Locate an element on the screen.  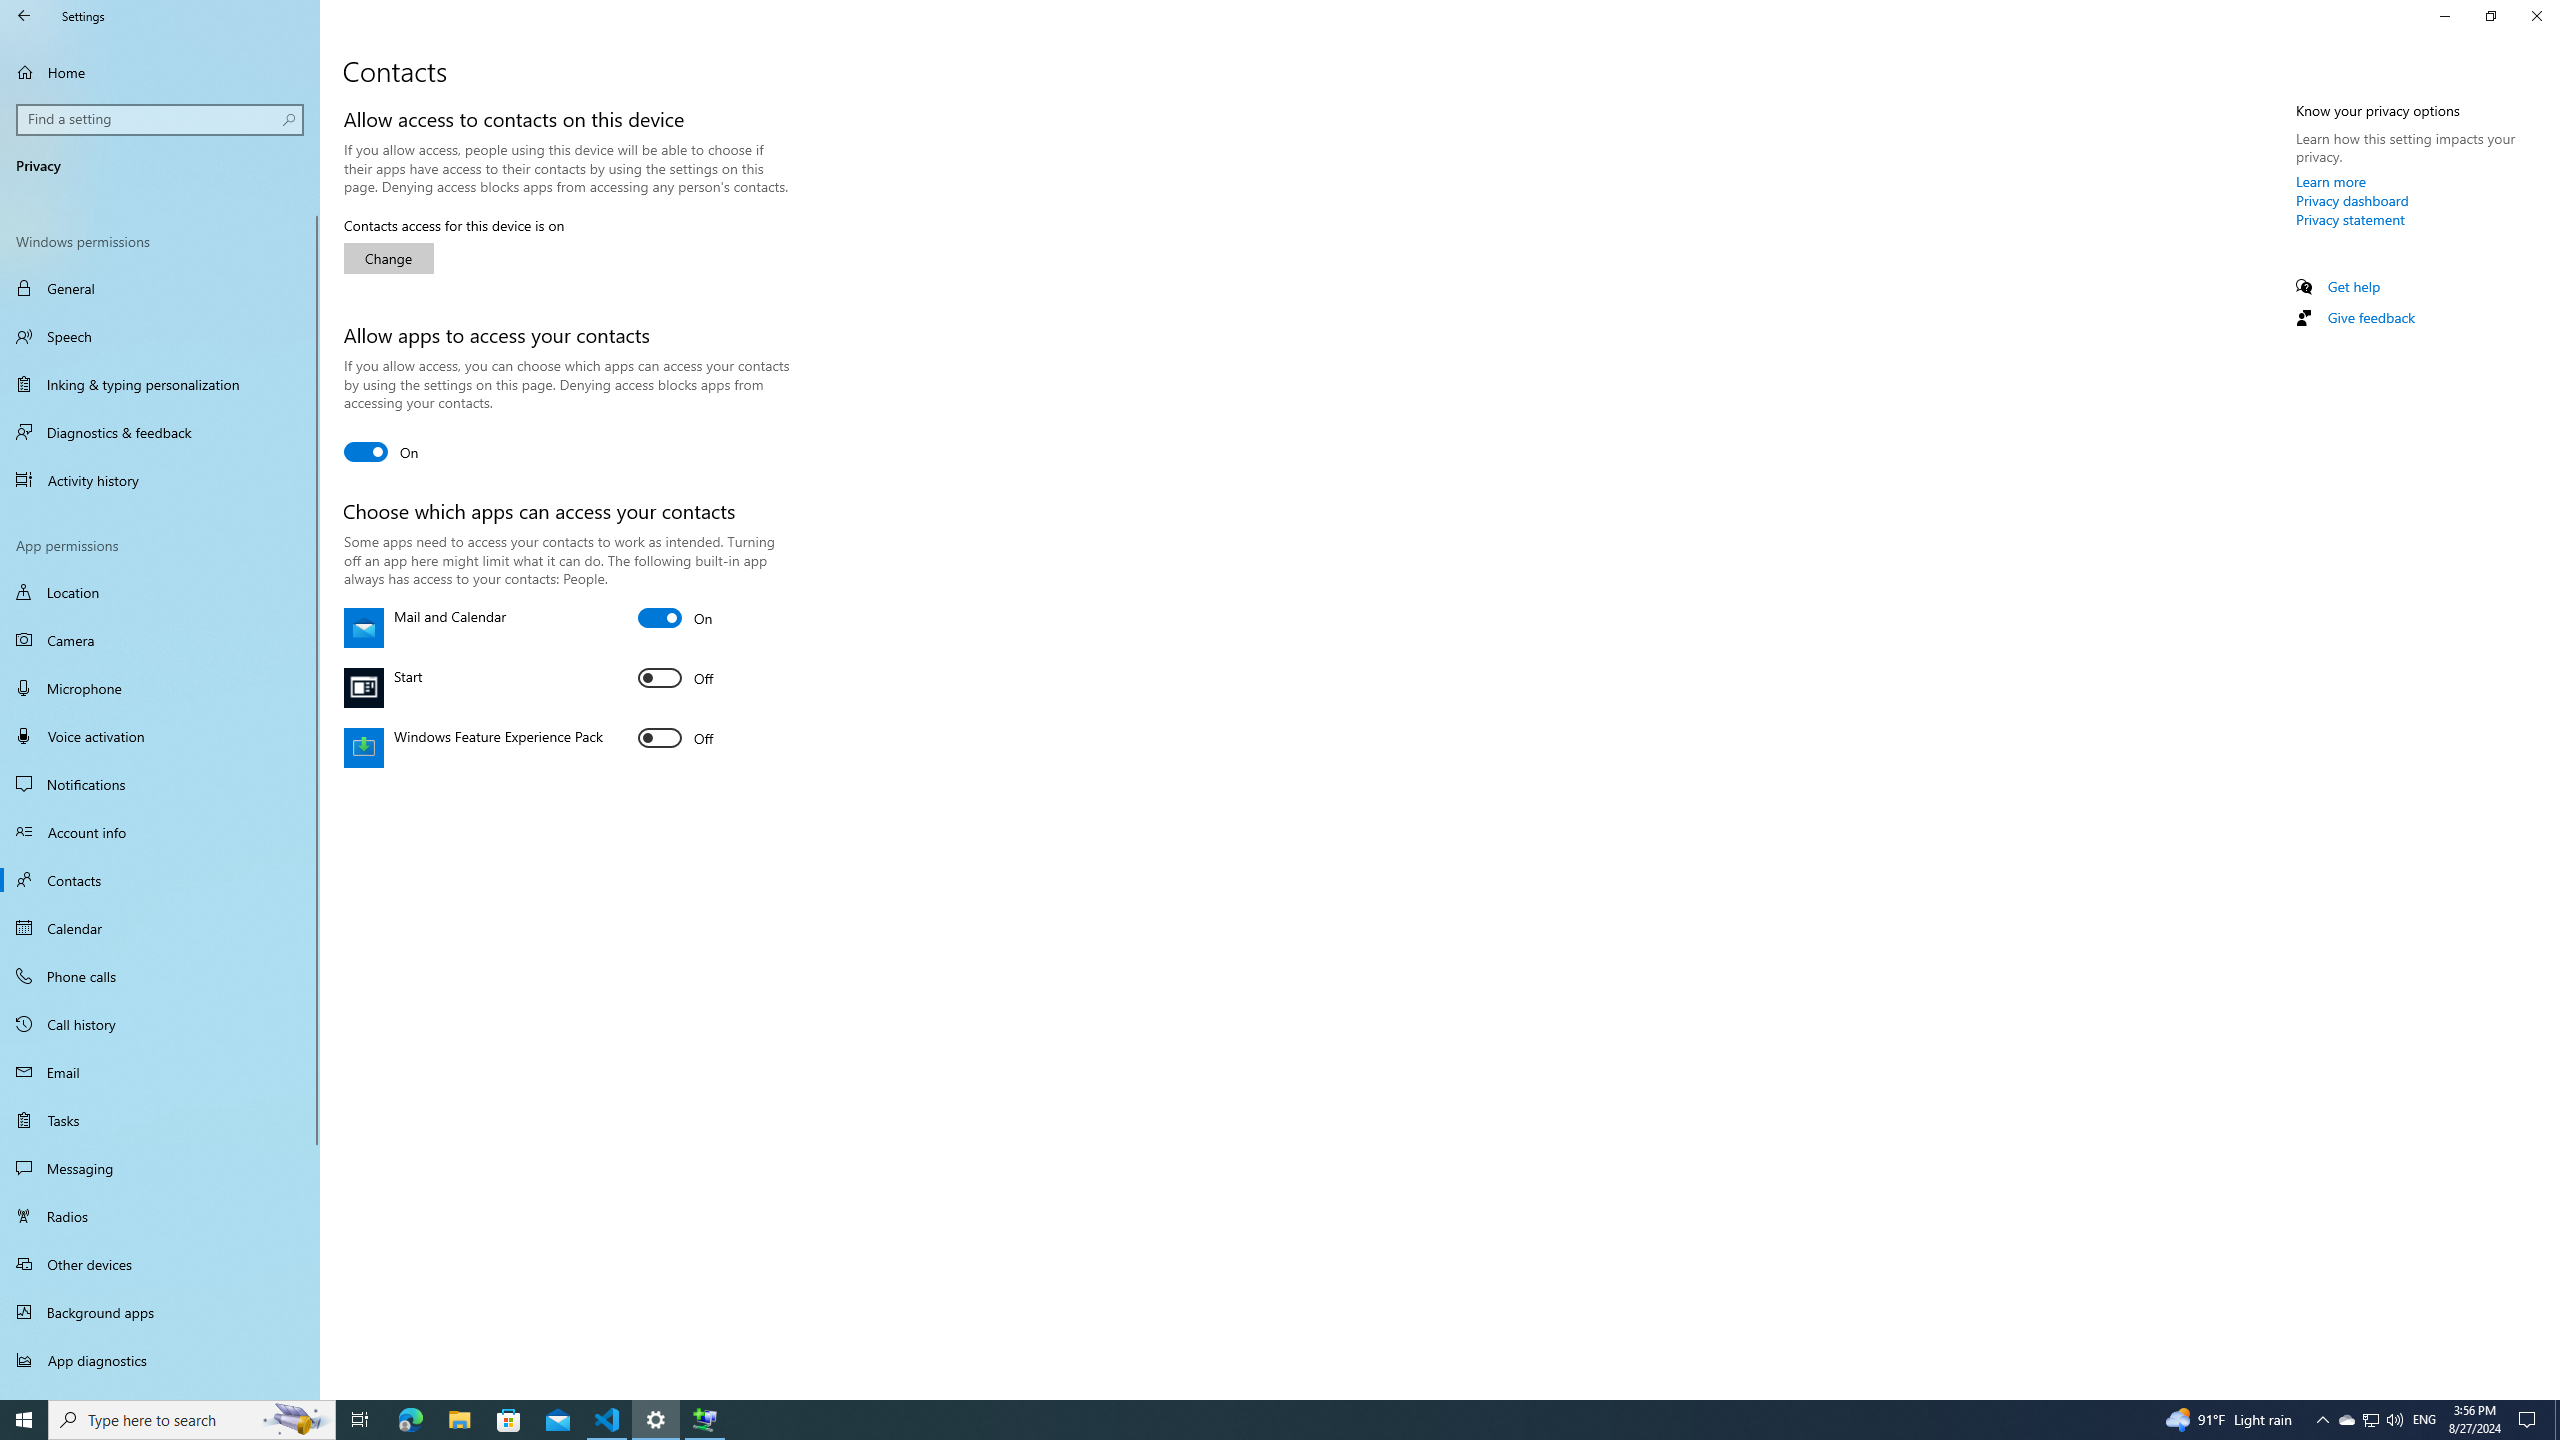
'Search highlights icon opens search home window' is located at coordinates (294, 1418).